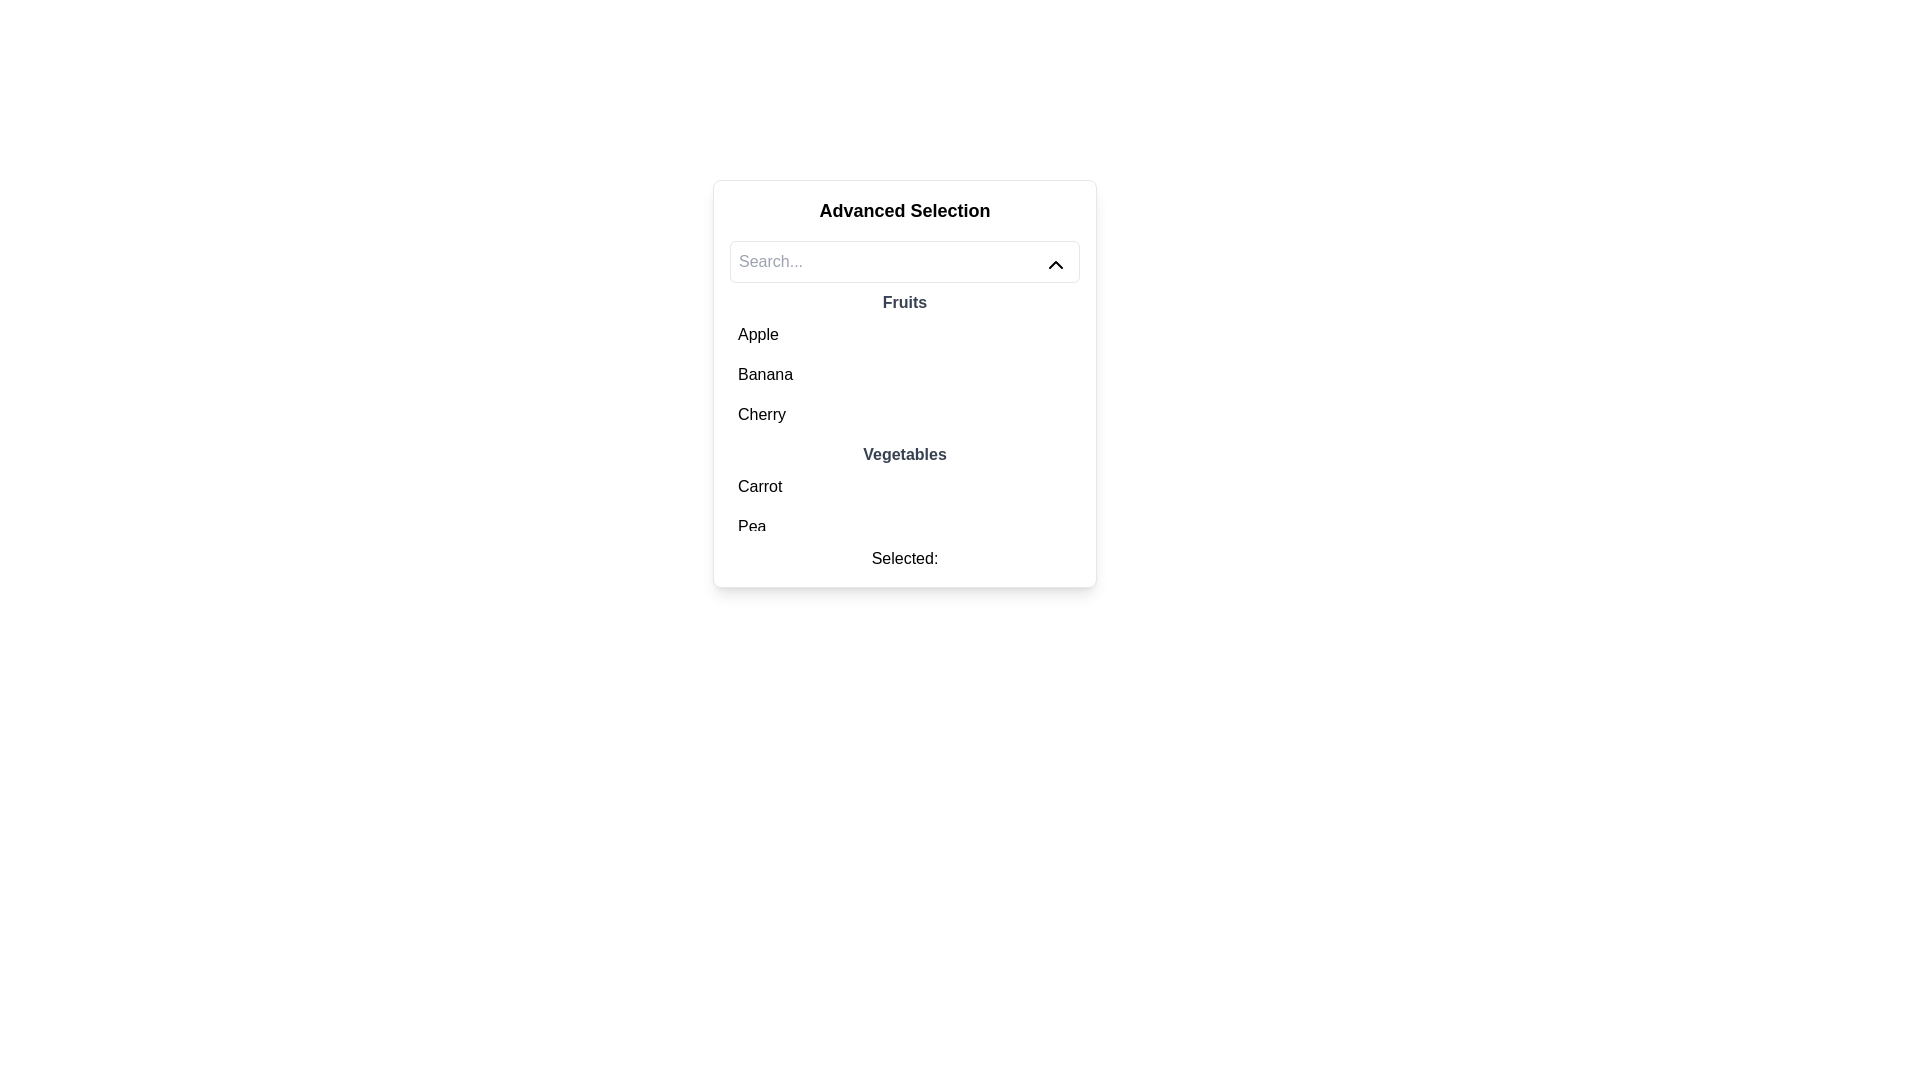 The height and width of the screenshot is (1080, 1920). What do you see at coordinates (759, 486) in the screenshot?
I see `the text label displaying 'Carrot' under the 'Vegetables' dropdown` at bounding box center [759, 486].